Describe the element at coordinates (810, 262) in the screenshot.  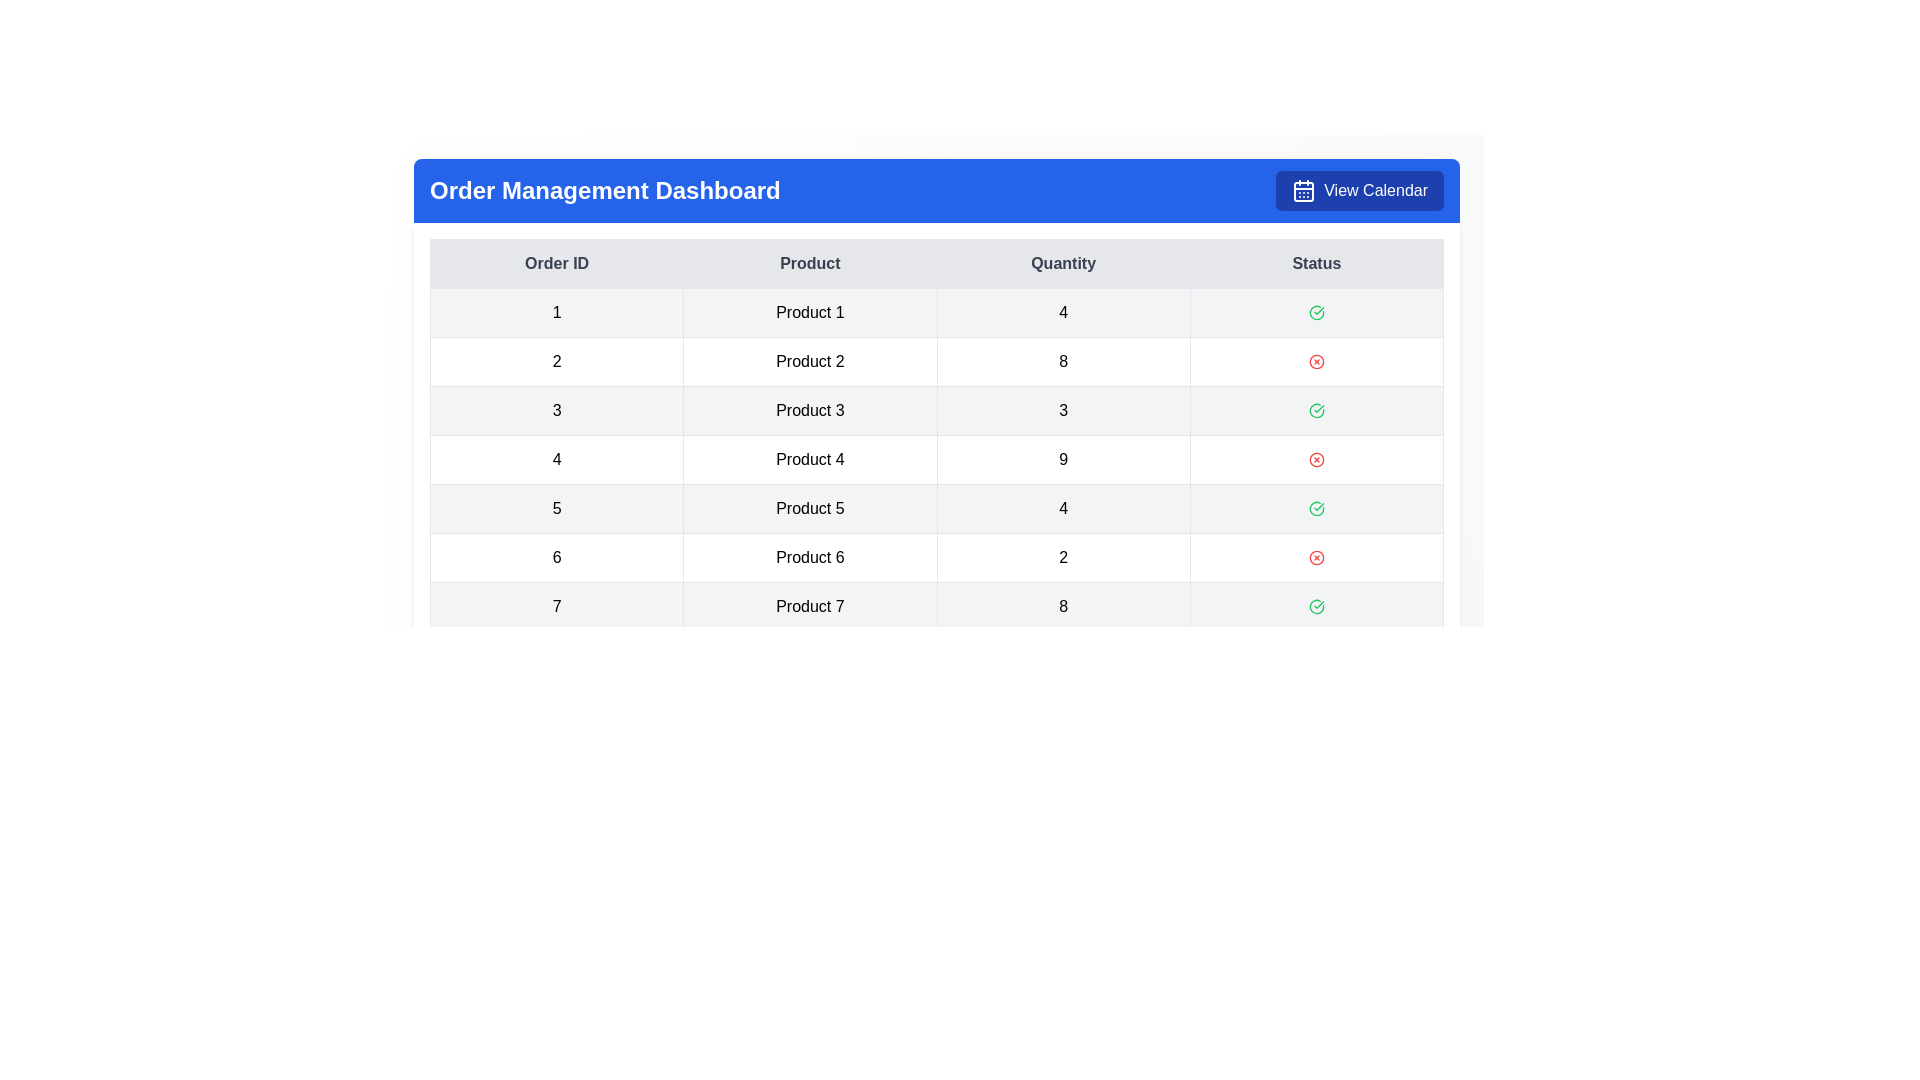
I see `the table header Product to sort or filter the data` at that location.